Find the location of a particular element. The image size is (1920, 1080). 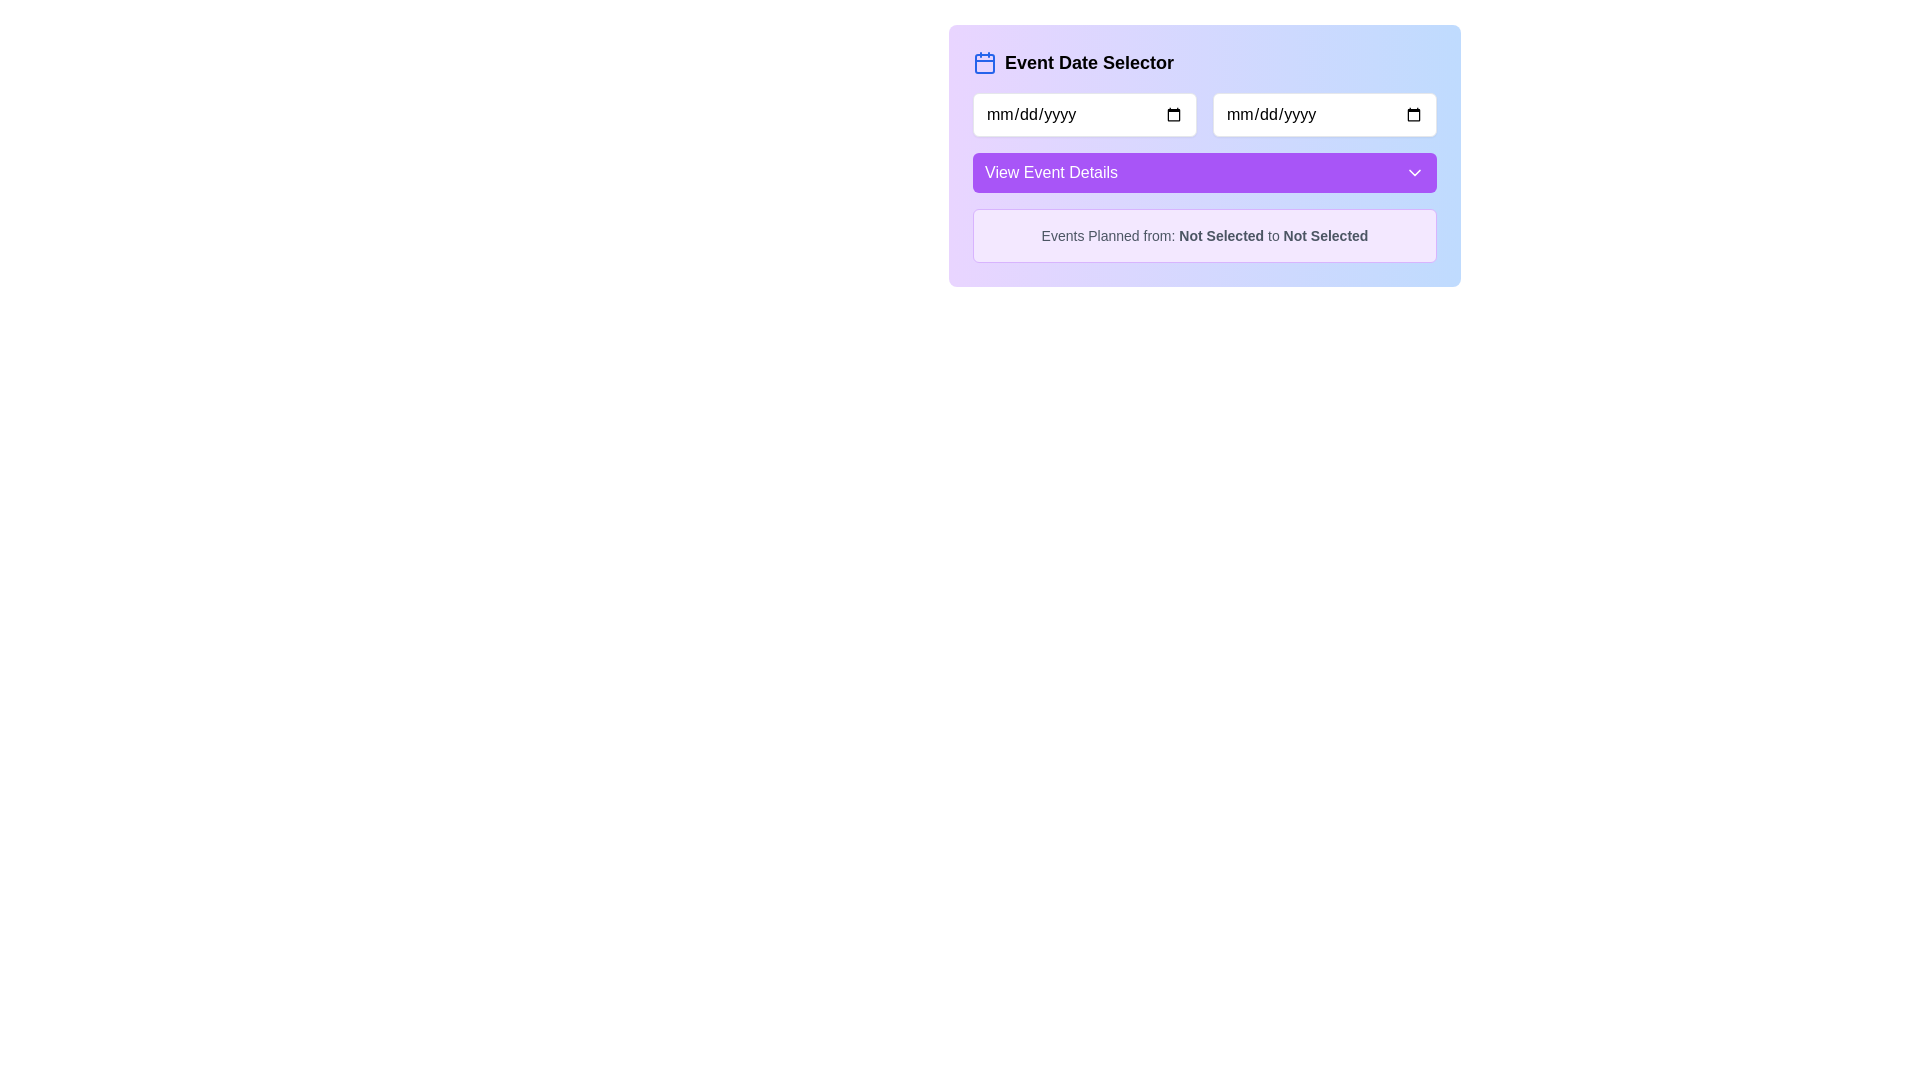

the icon located at the far right of the 'View Event Details' button is located at coordinates (1414, 172).